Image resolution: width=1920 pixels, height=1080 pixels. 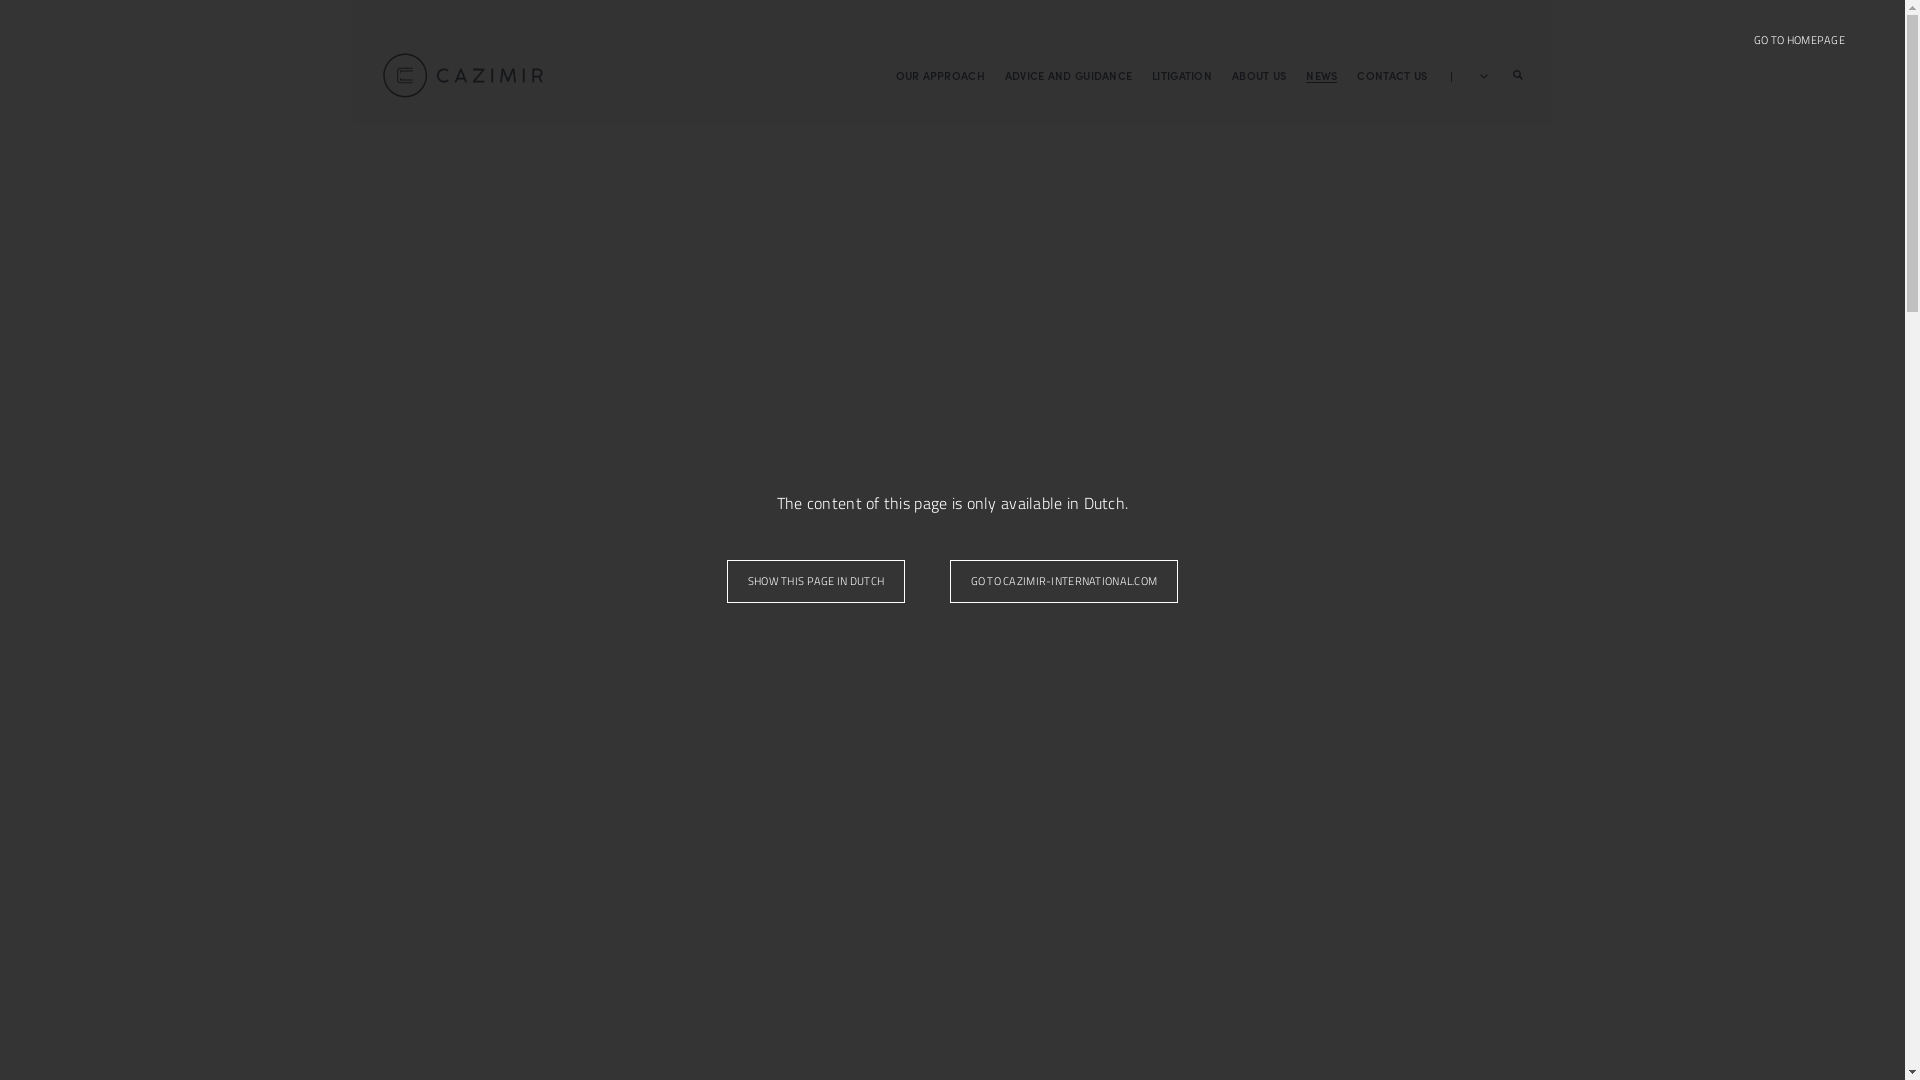 I want to click on 'OUR APPROACH', so click(x=895, y=73).